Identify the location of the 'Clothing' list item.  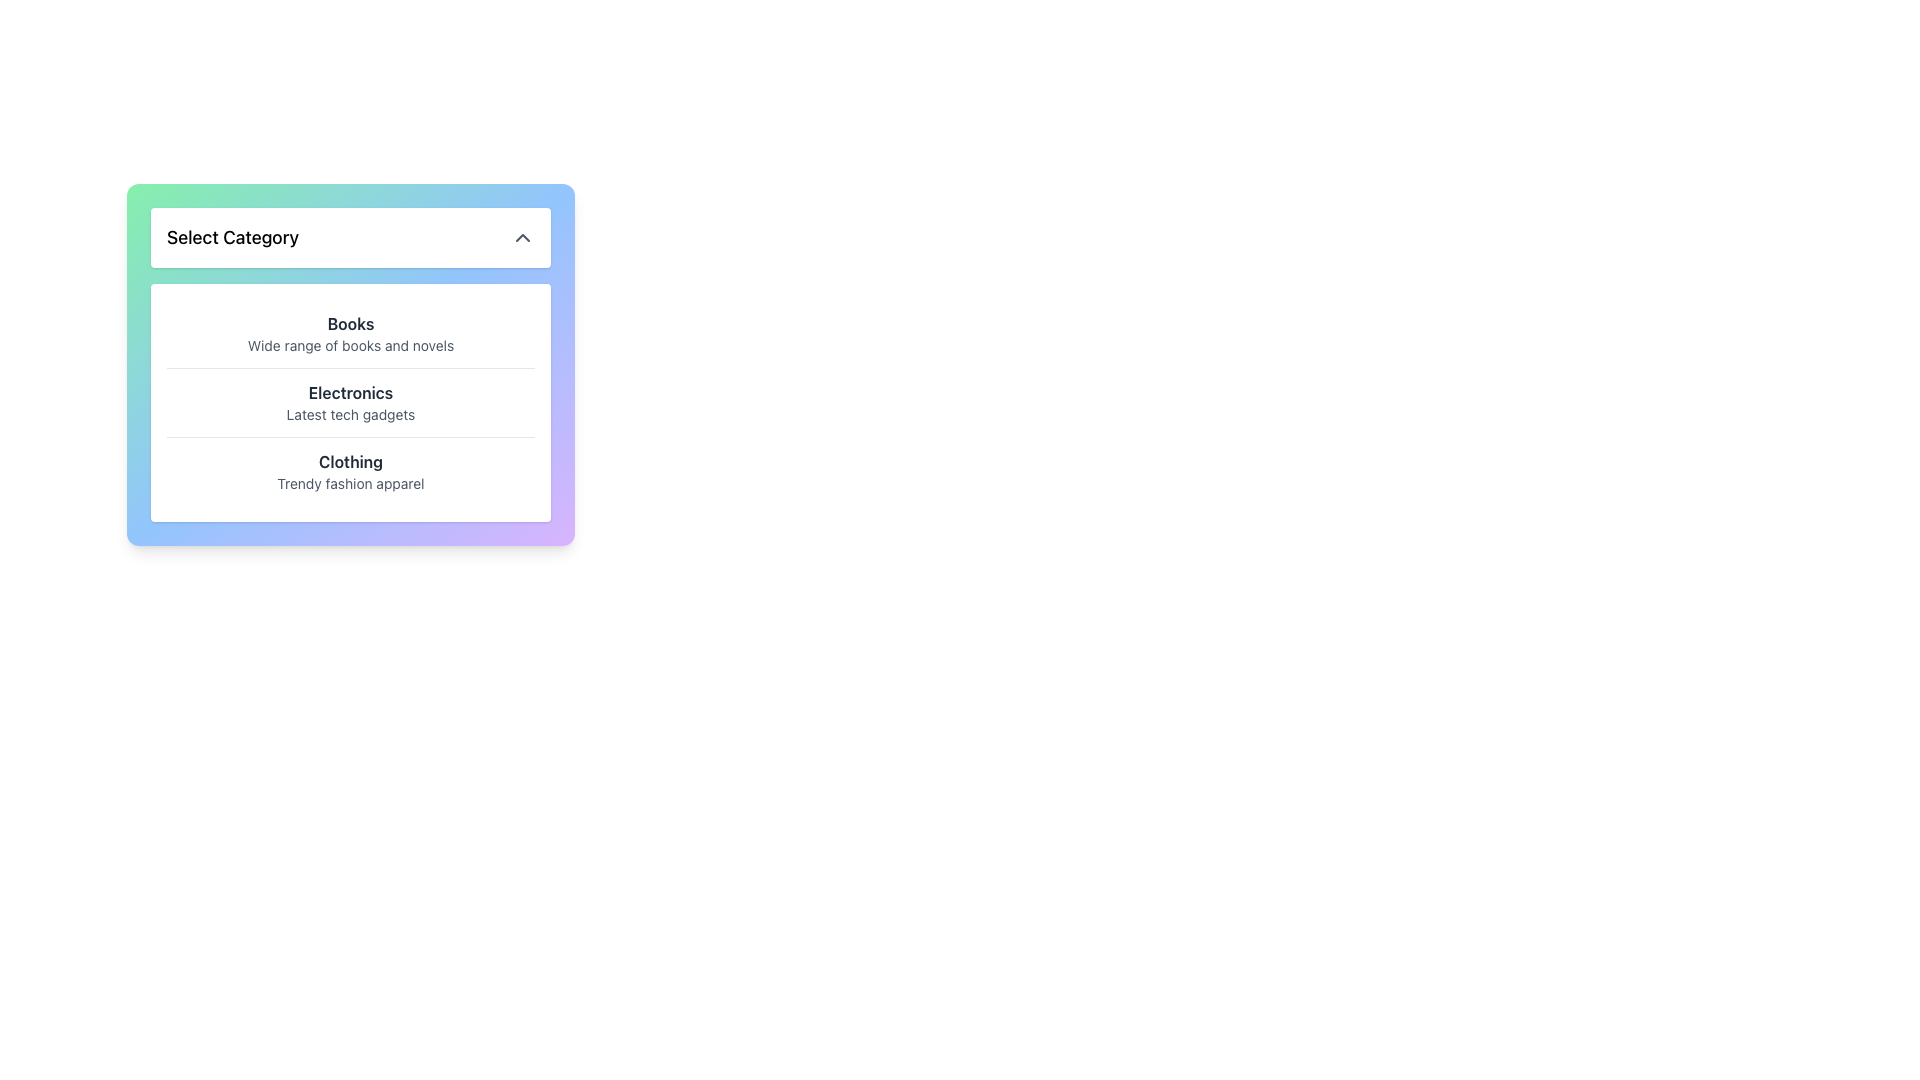
(350, 471).